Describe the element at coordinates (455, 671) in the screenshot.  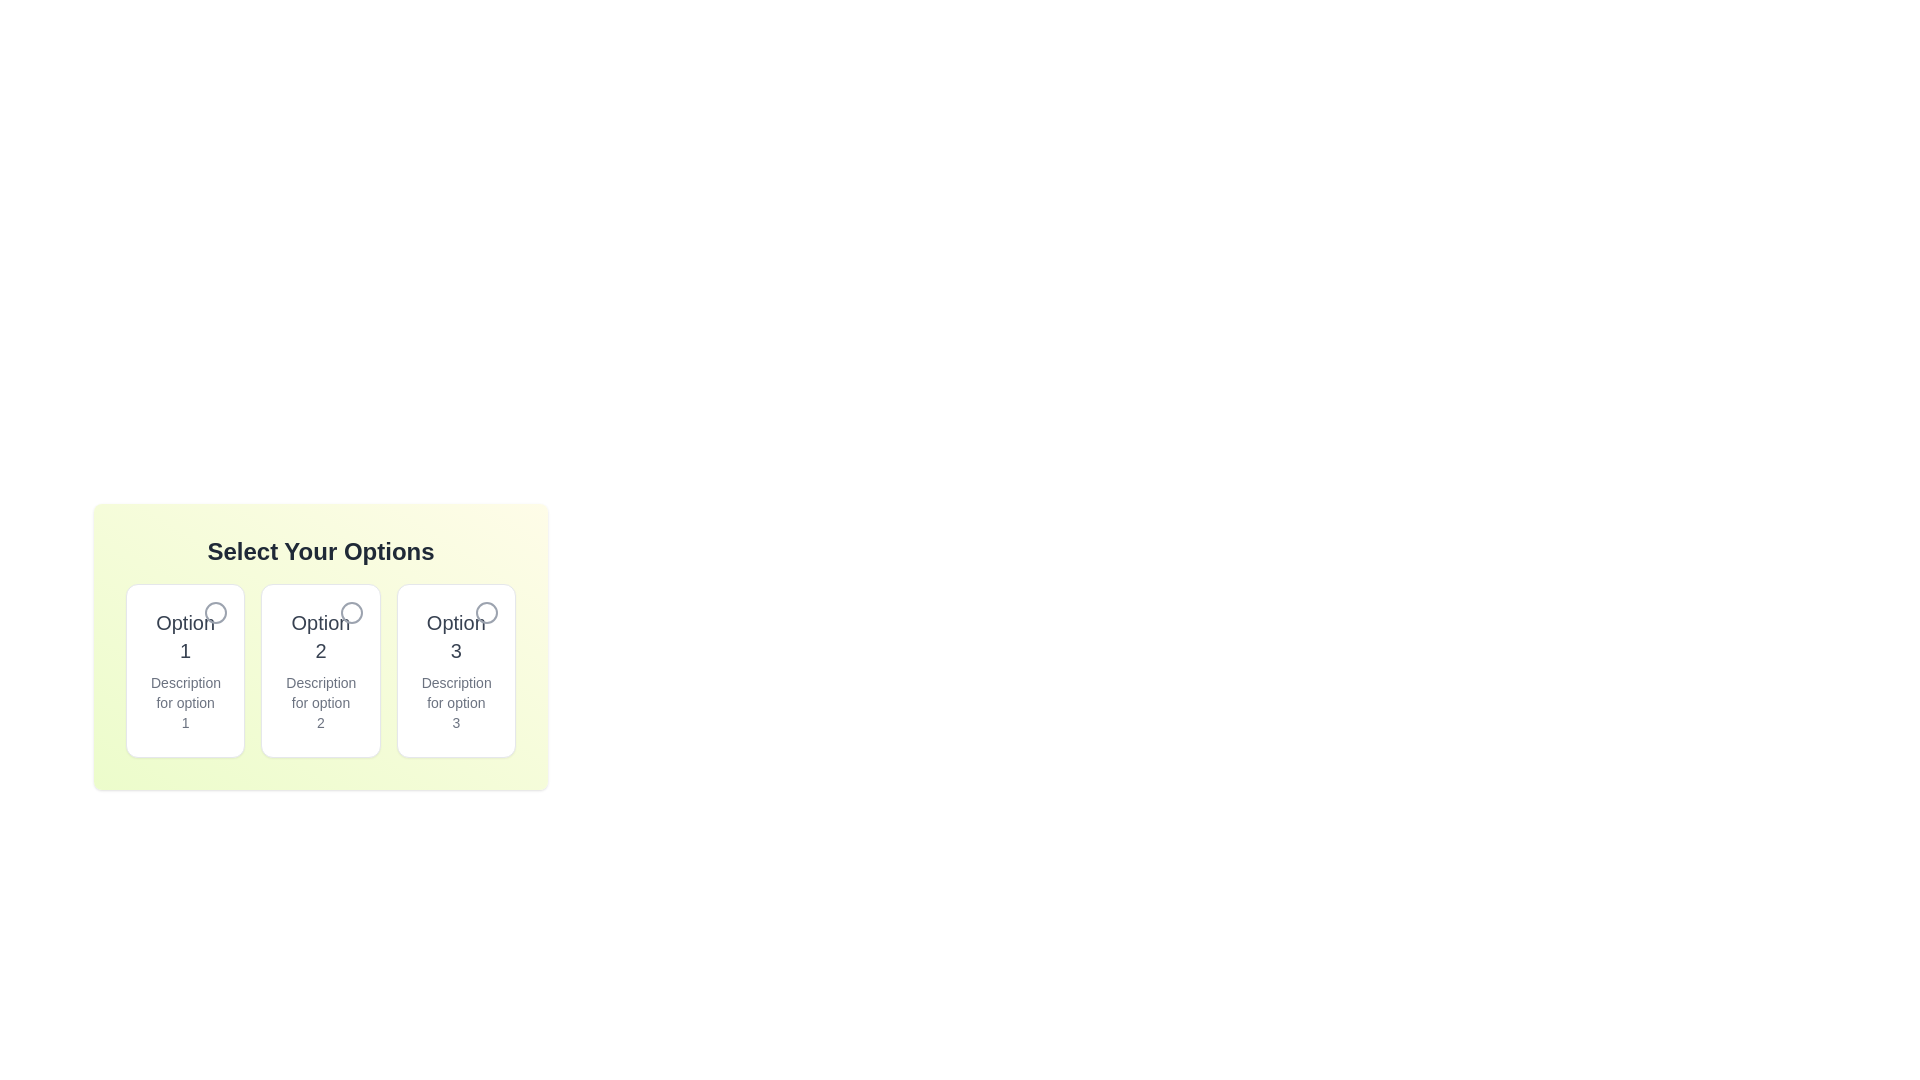
I see `the card with ID 3` at that location.